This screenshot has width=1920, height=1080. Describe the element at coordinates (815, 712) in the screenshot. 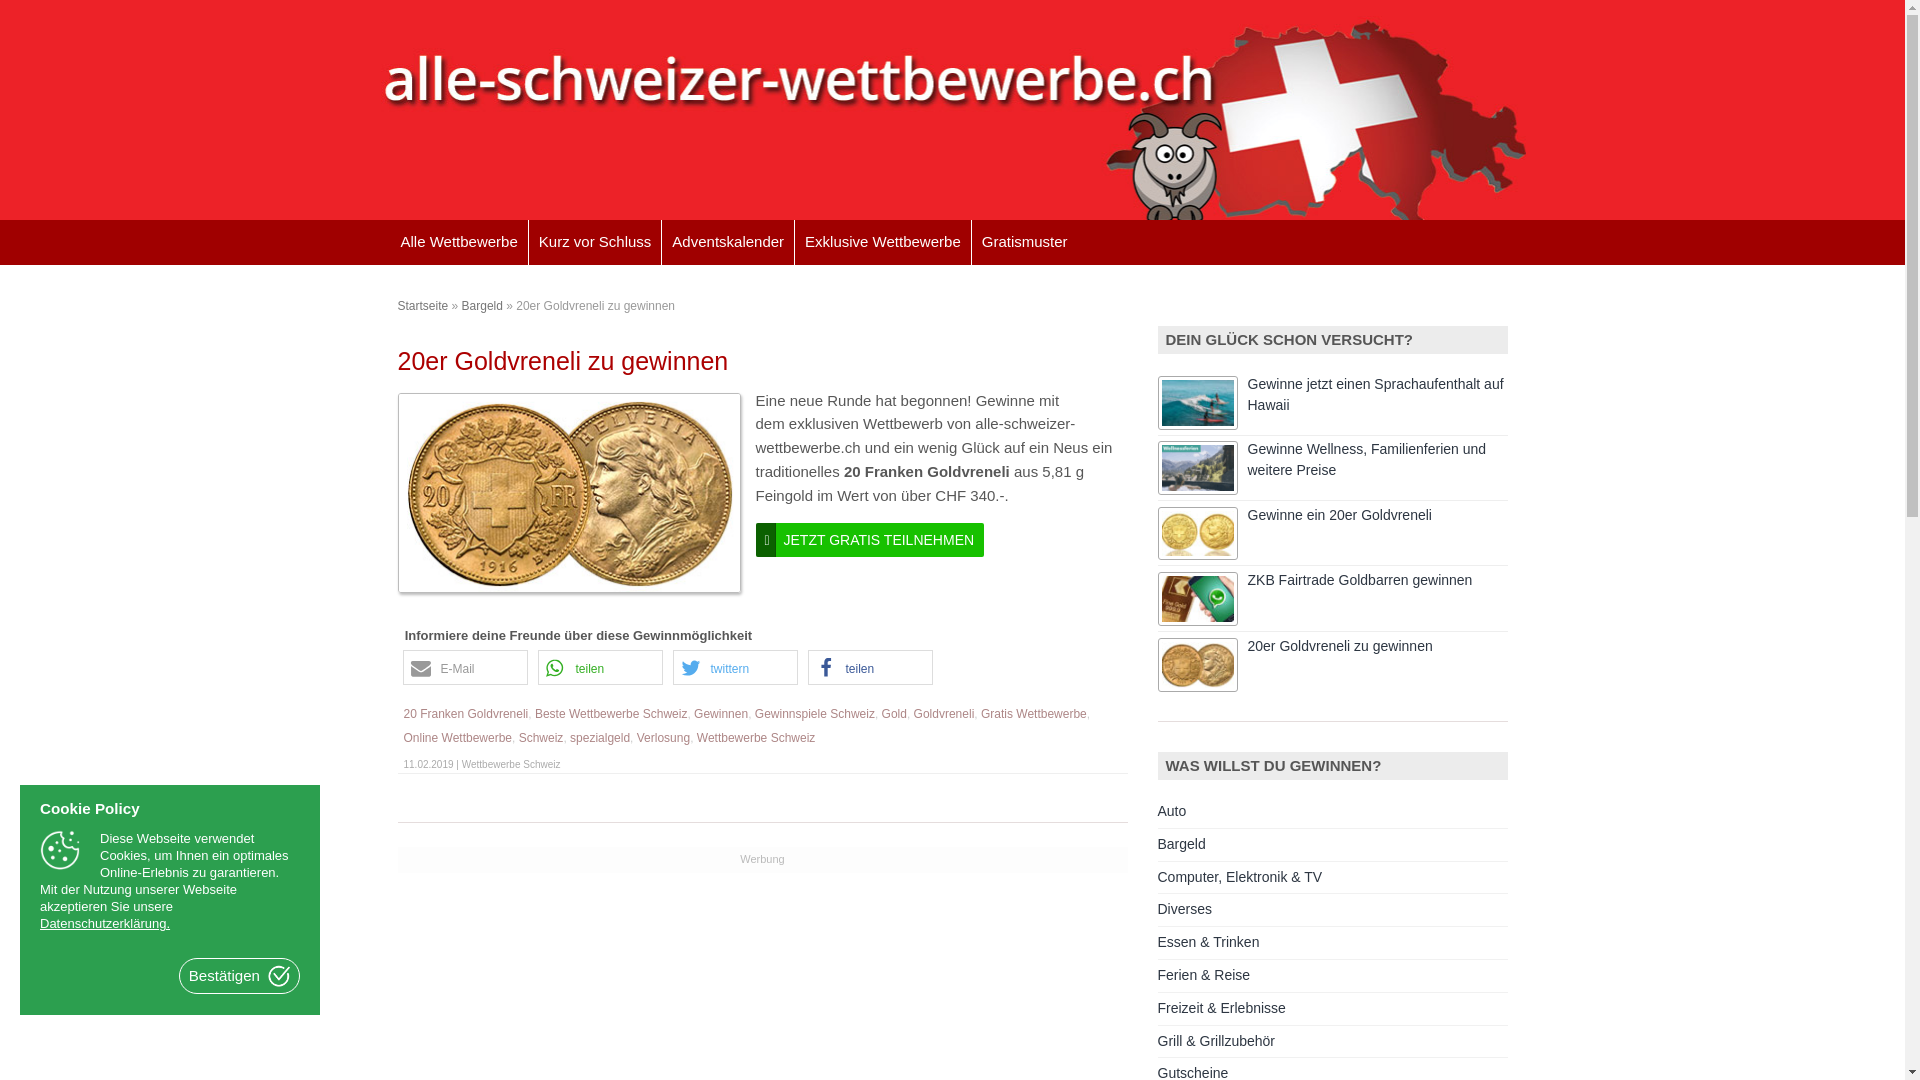

I see `'Gewinnspiele Schweiz'` at that location.